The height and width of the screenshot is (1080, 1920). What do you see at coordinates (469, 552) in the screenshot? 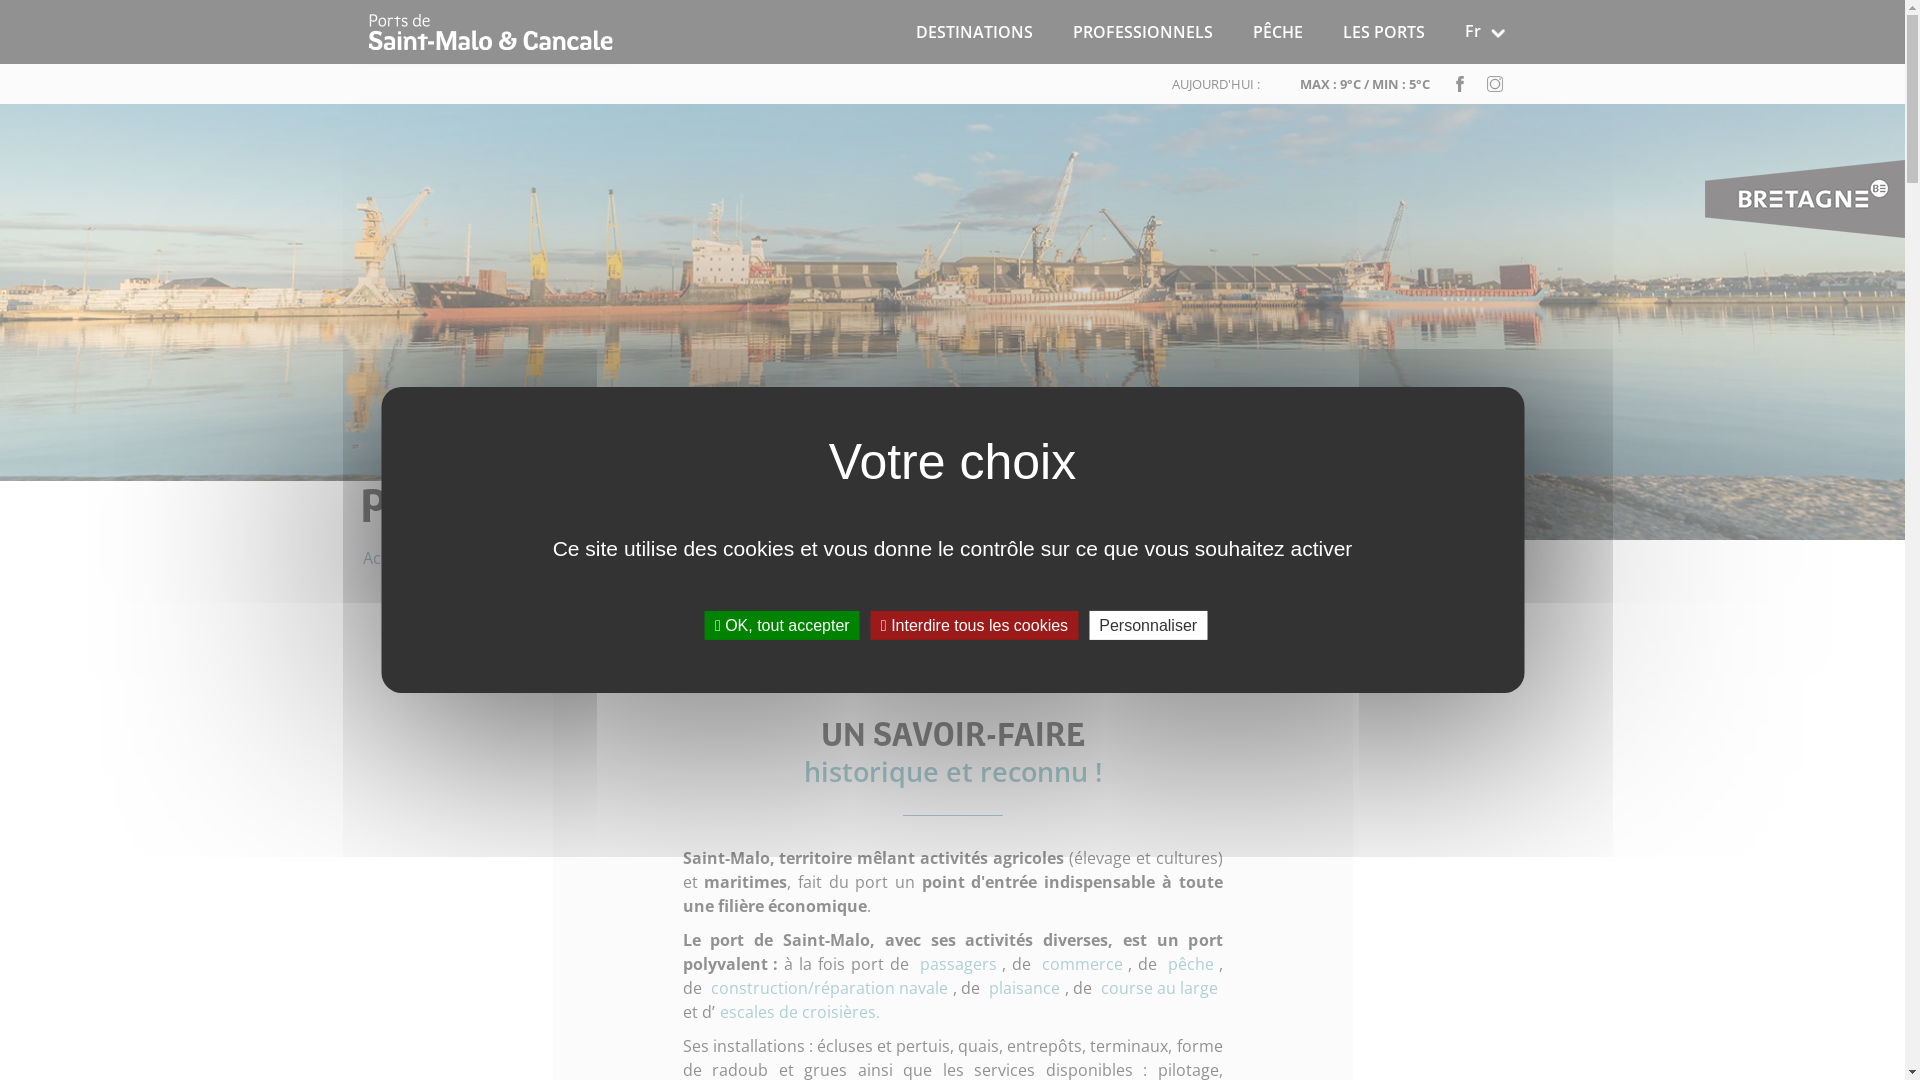
I see `'Les Ports'` at bounding box center [469, 552].